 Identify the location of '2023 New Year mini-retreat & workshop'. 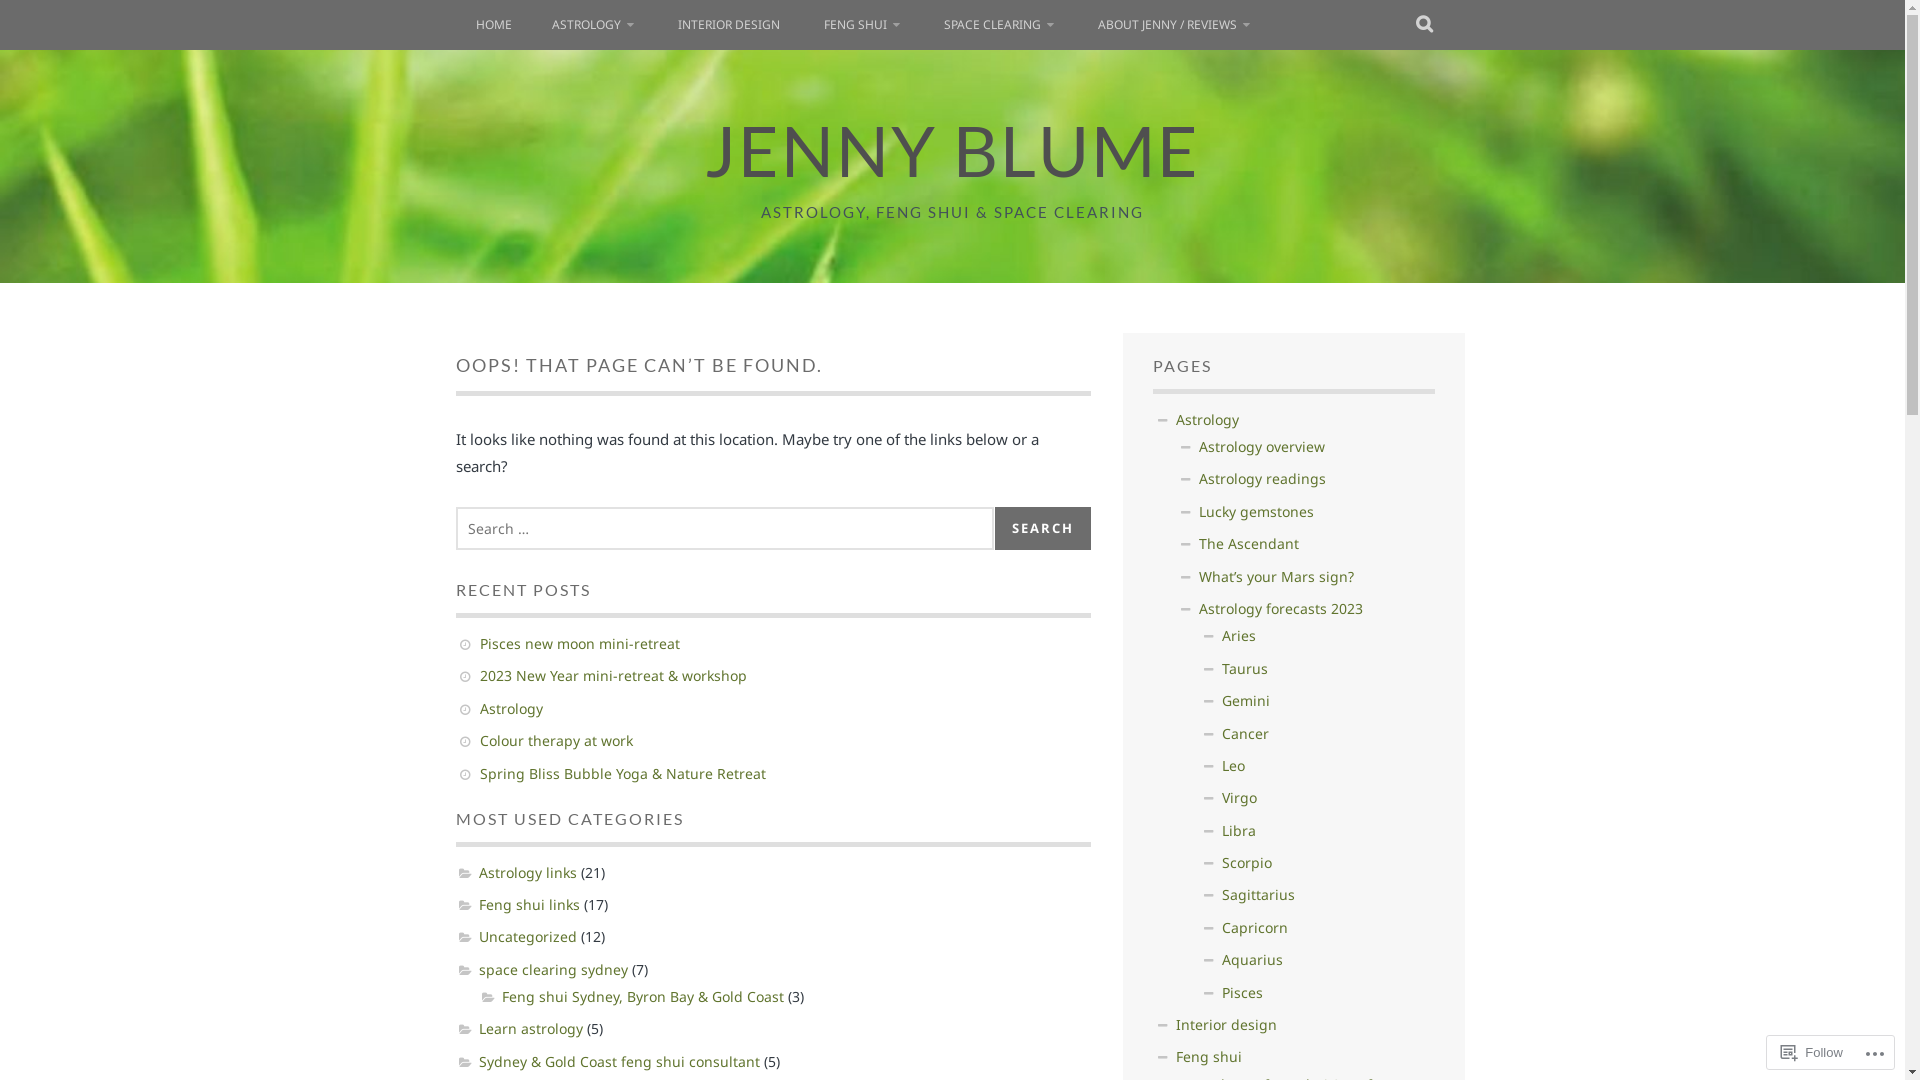
(480, 675).